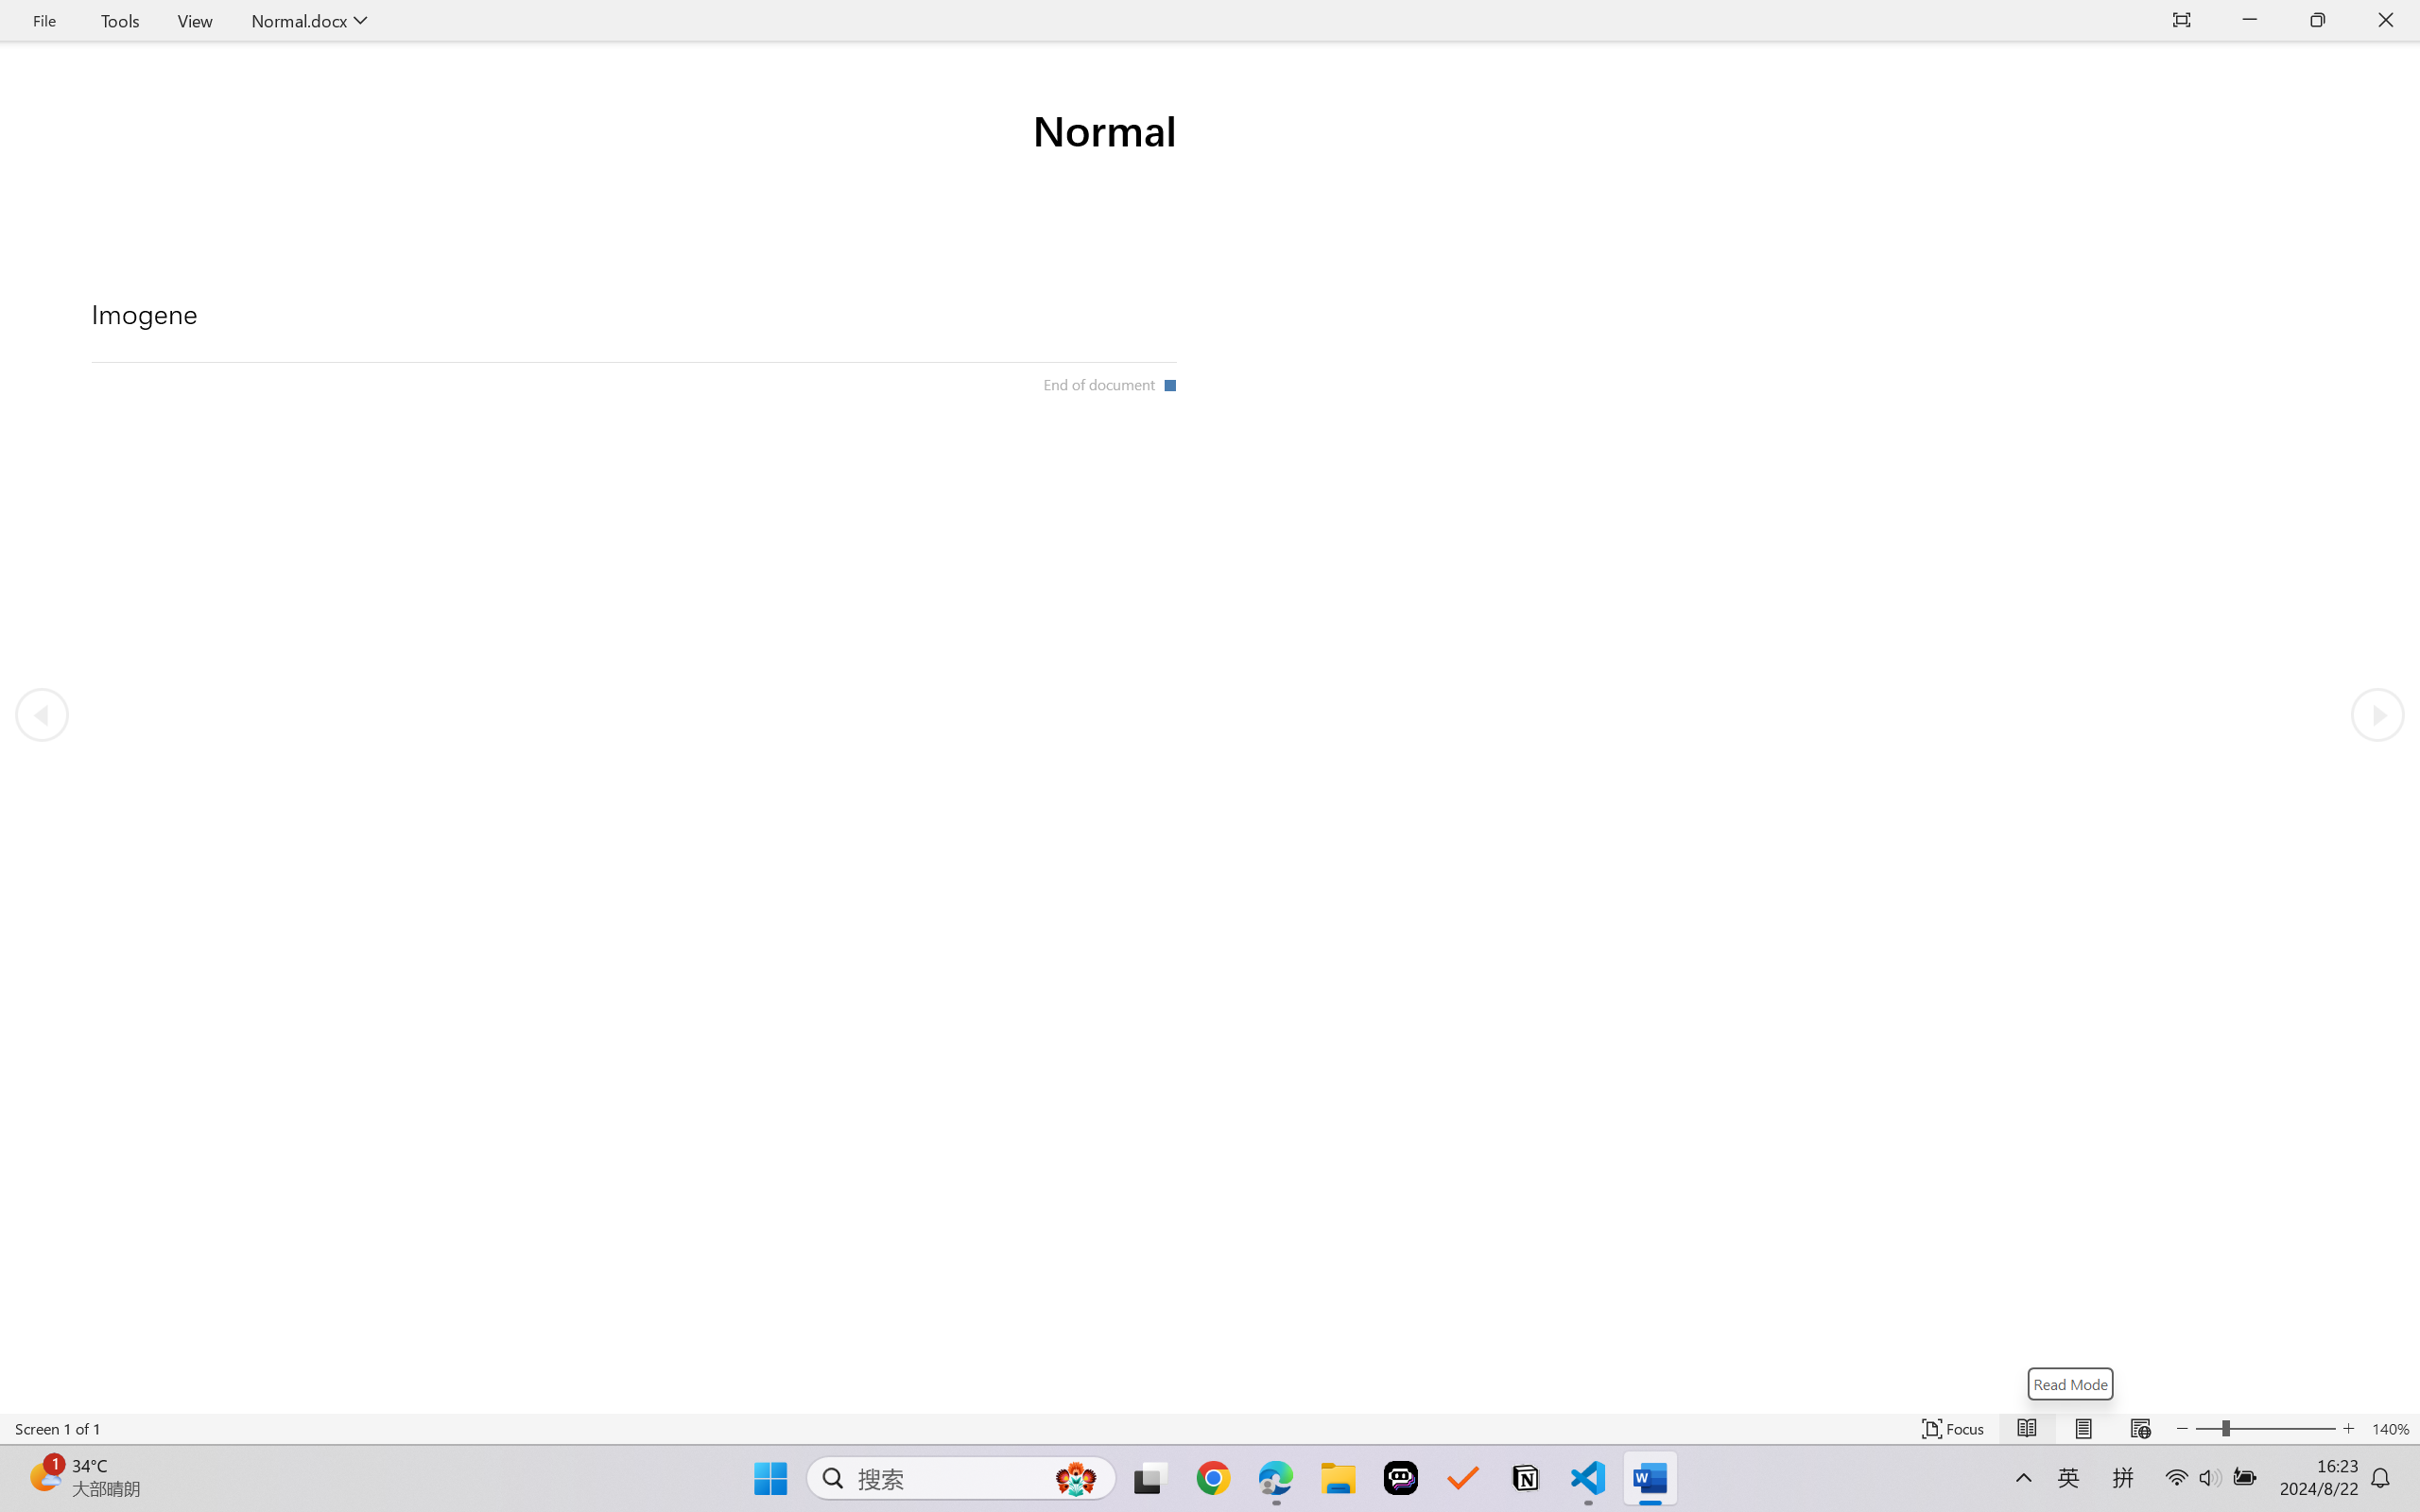  Describe the element at coordinates (2182, 1428) in the screenshot. I see `'Decrease Text Size'` at that location.